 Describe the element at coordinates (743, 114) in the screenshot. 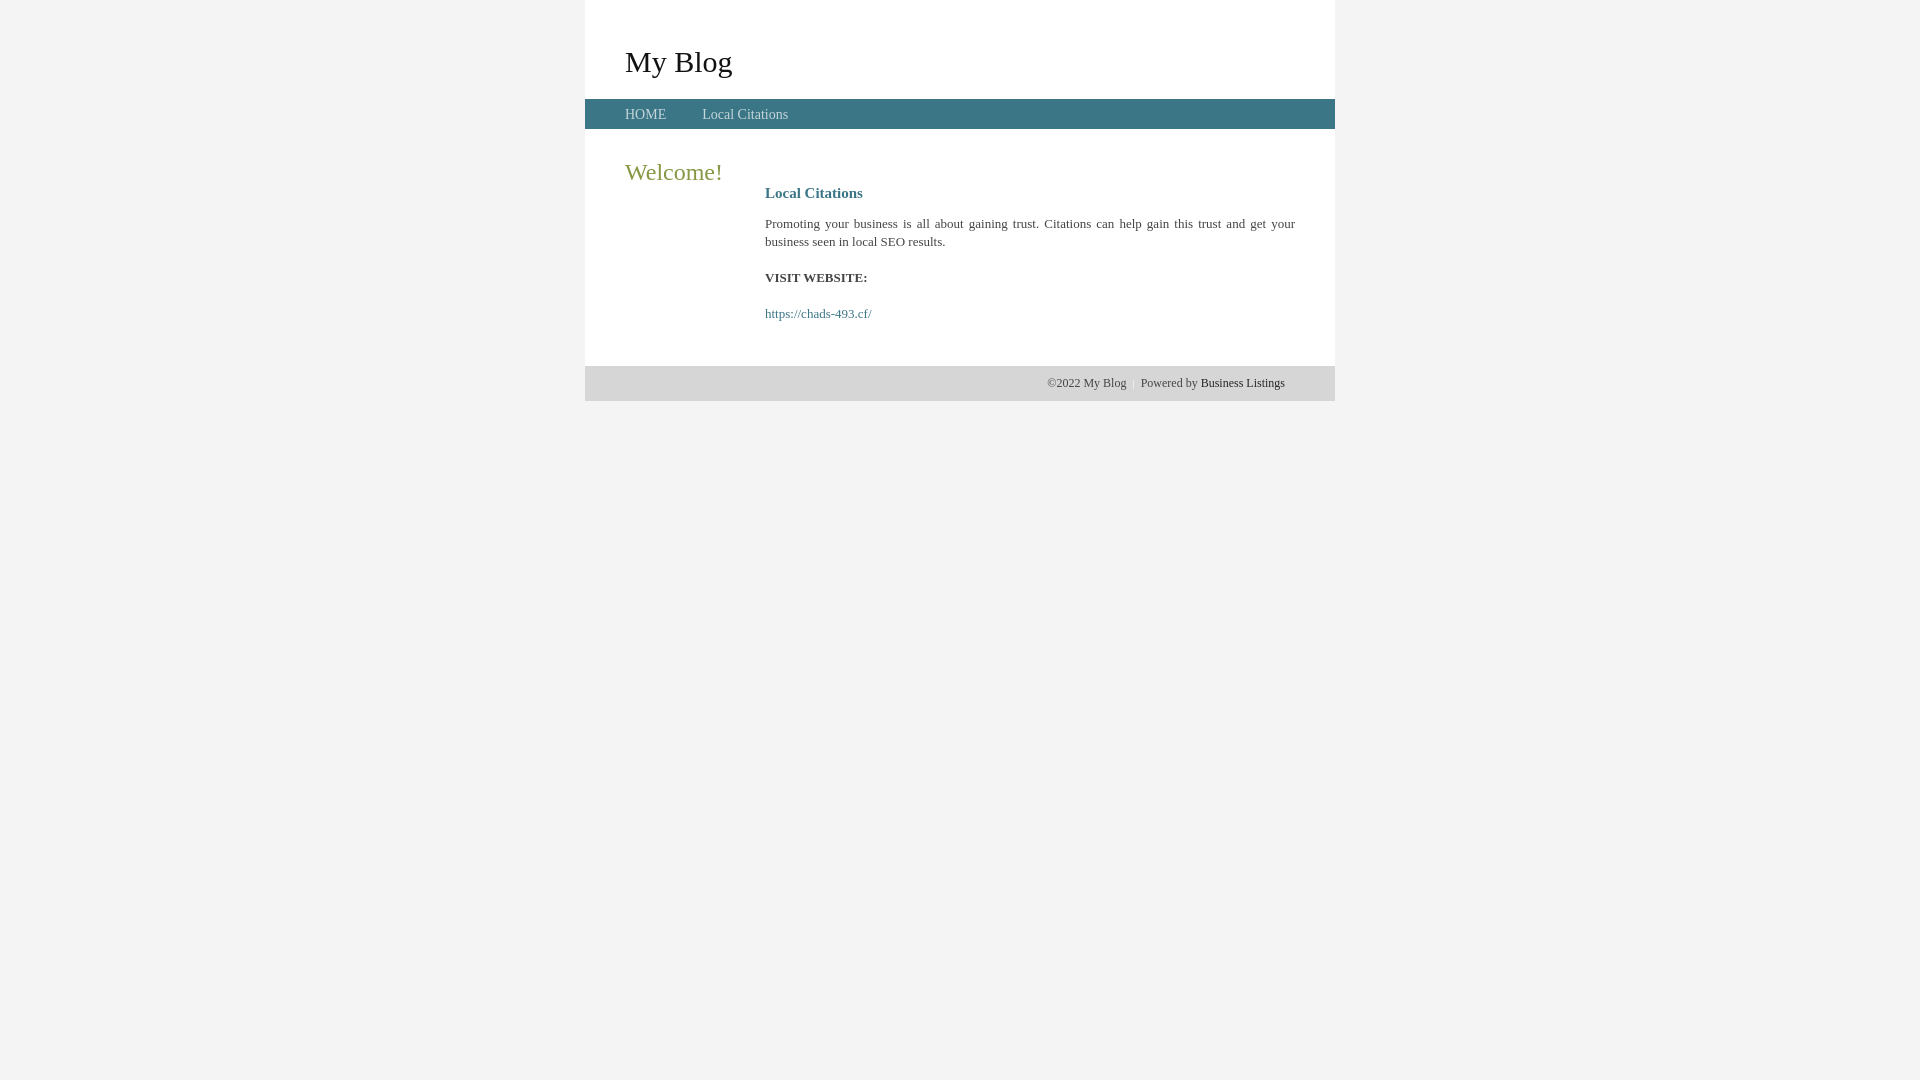

I see `'Local Citations'` at that location.